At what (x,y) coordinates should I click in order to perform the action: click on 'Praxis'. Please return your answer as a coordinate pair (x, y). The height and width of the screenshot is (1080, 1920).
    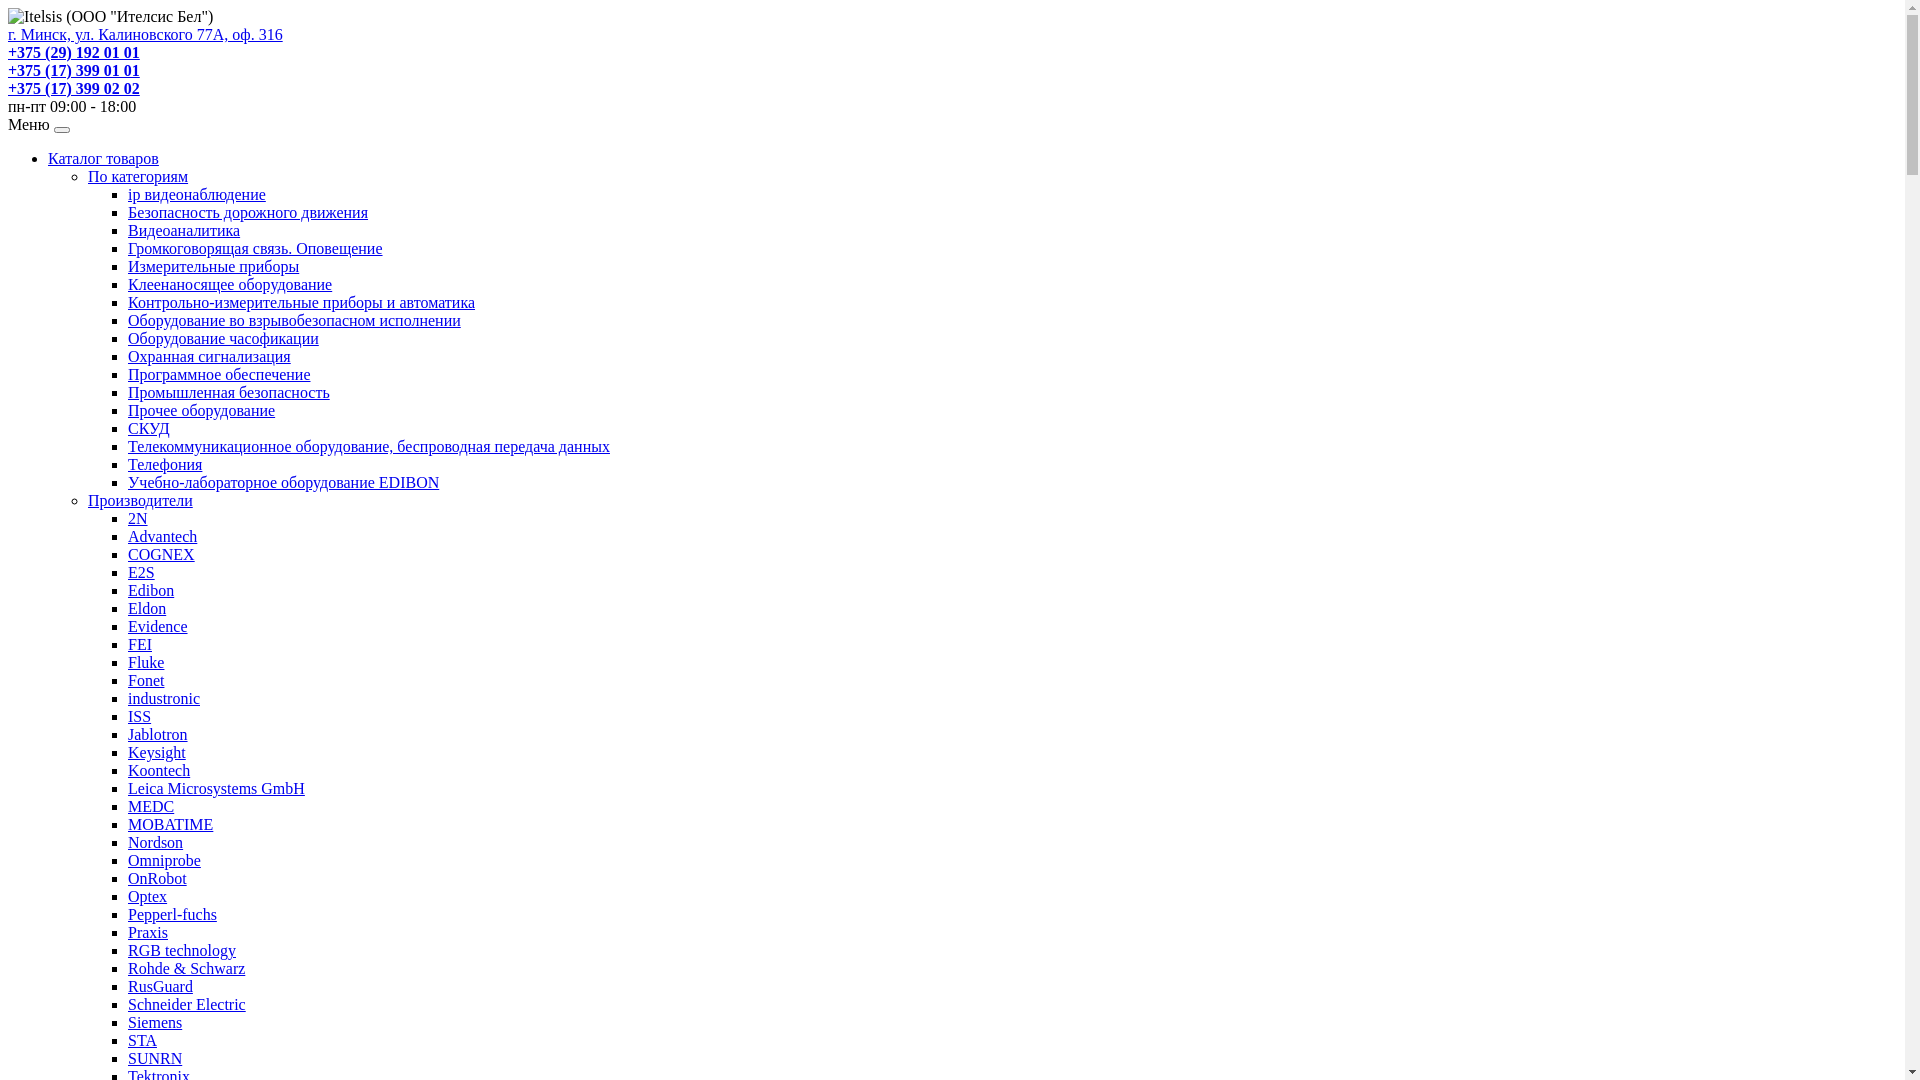
    Looking at the image, I should click on (147, 932).